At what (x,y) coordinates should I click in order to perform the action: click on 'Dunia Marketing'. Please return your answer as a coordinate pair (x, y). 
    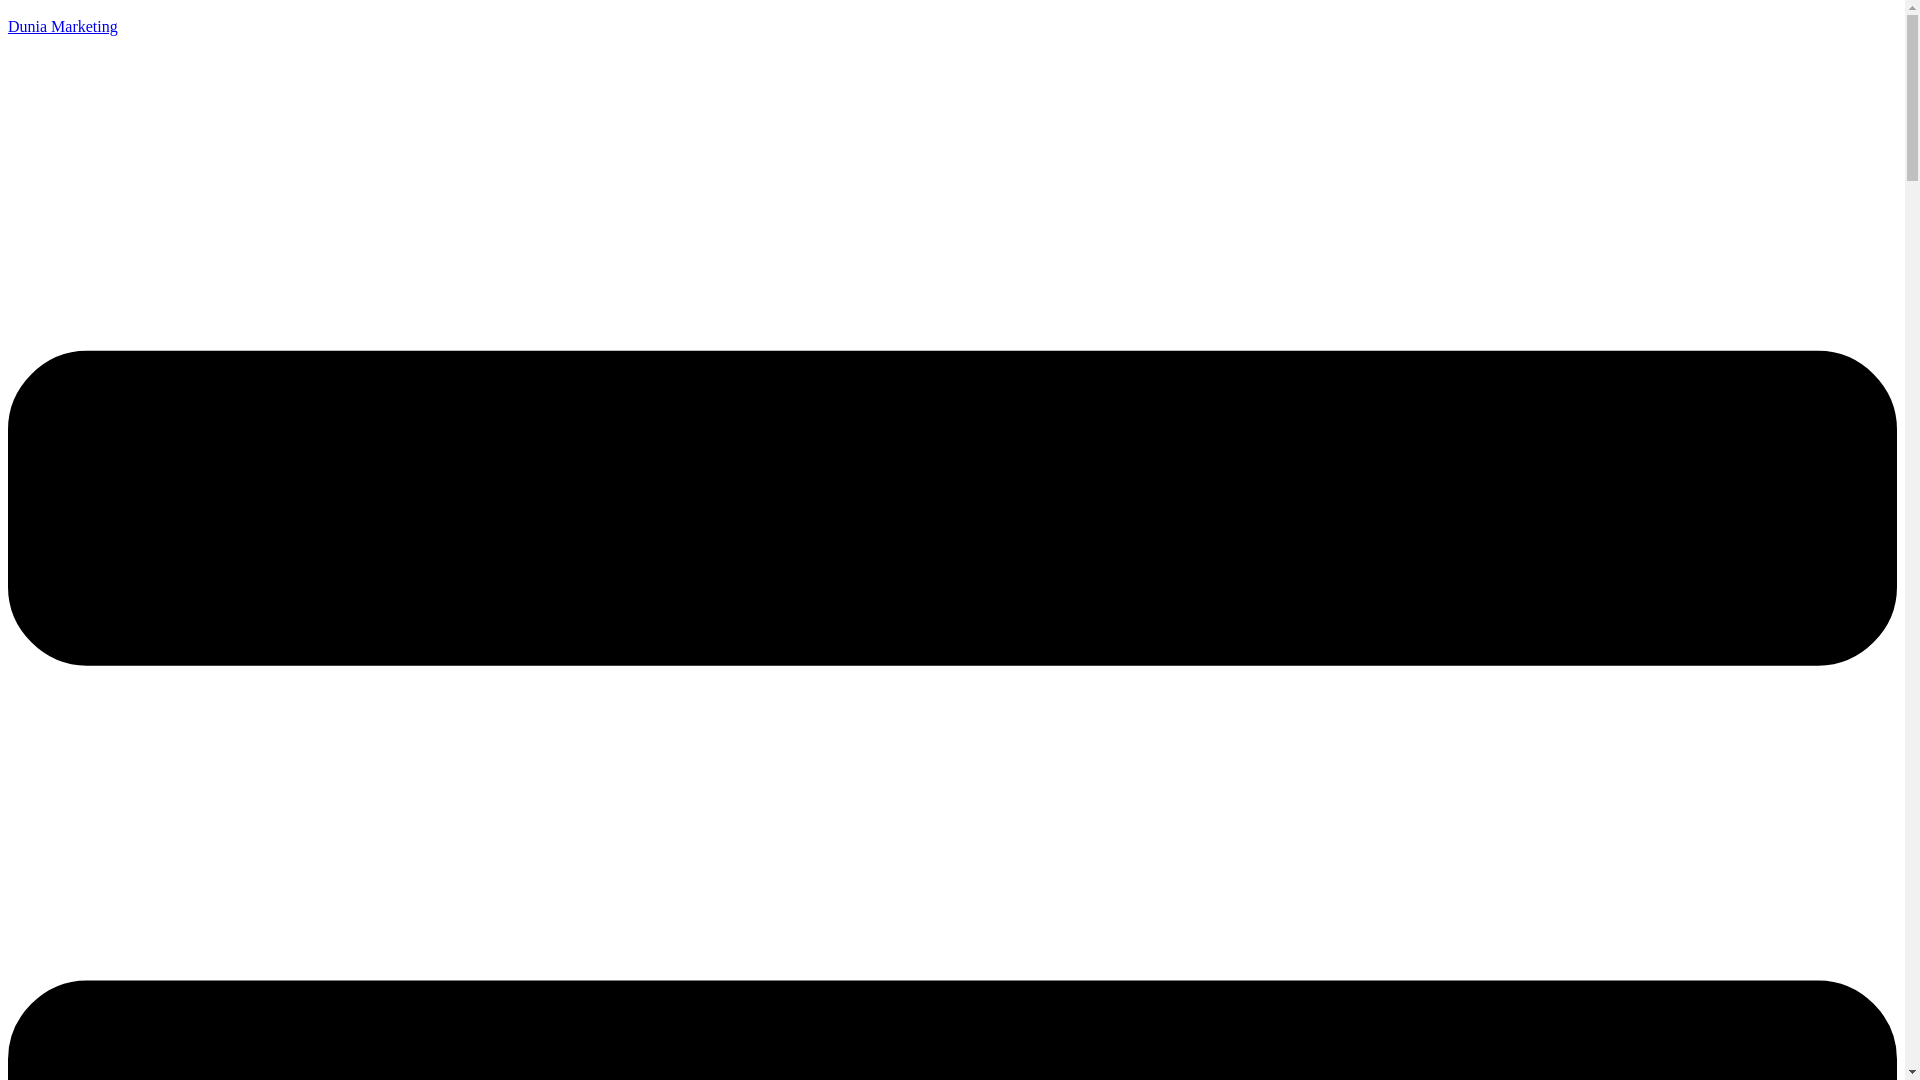
    Looking at the image, I should click on (62, 26).